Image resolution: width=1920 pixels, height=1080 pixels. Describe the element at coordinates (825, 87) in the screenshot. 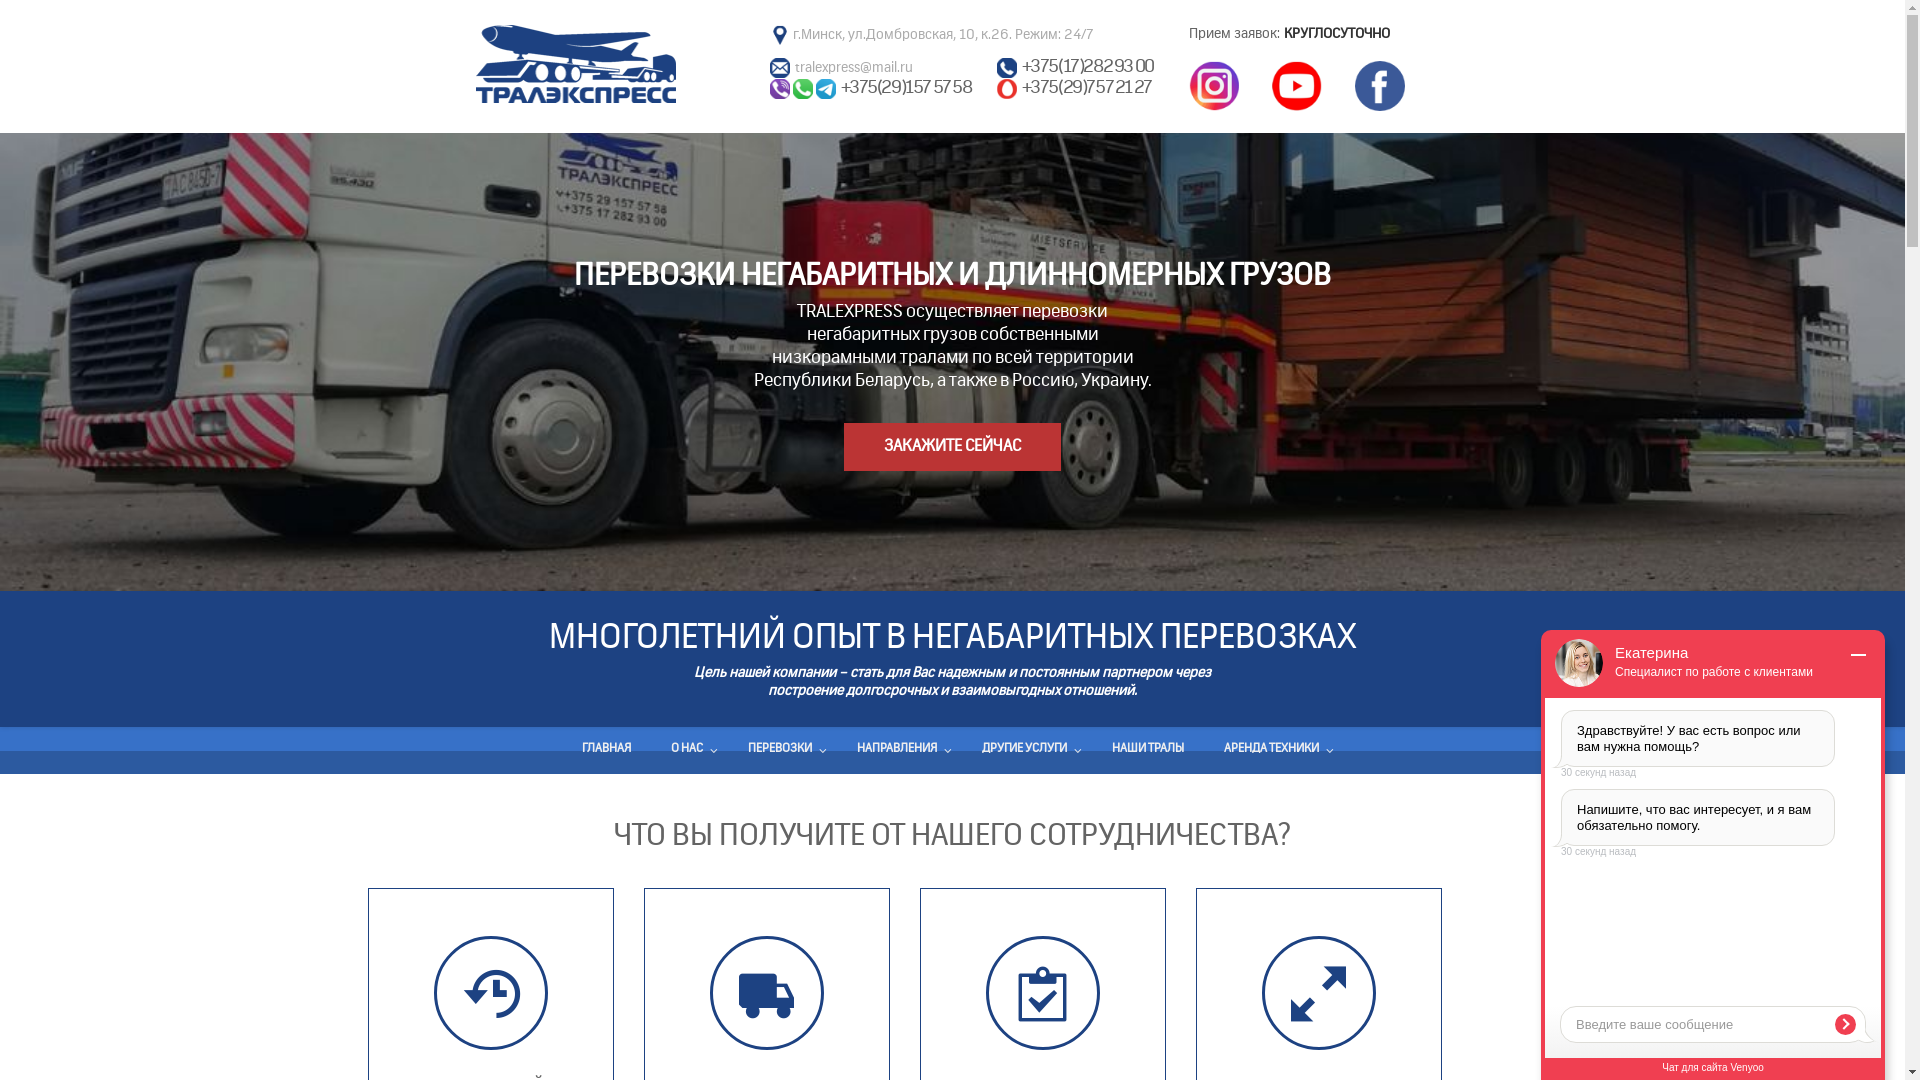

I see `'Telegram'` at that location.